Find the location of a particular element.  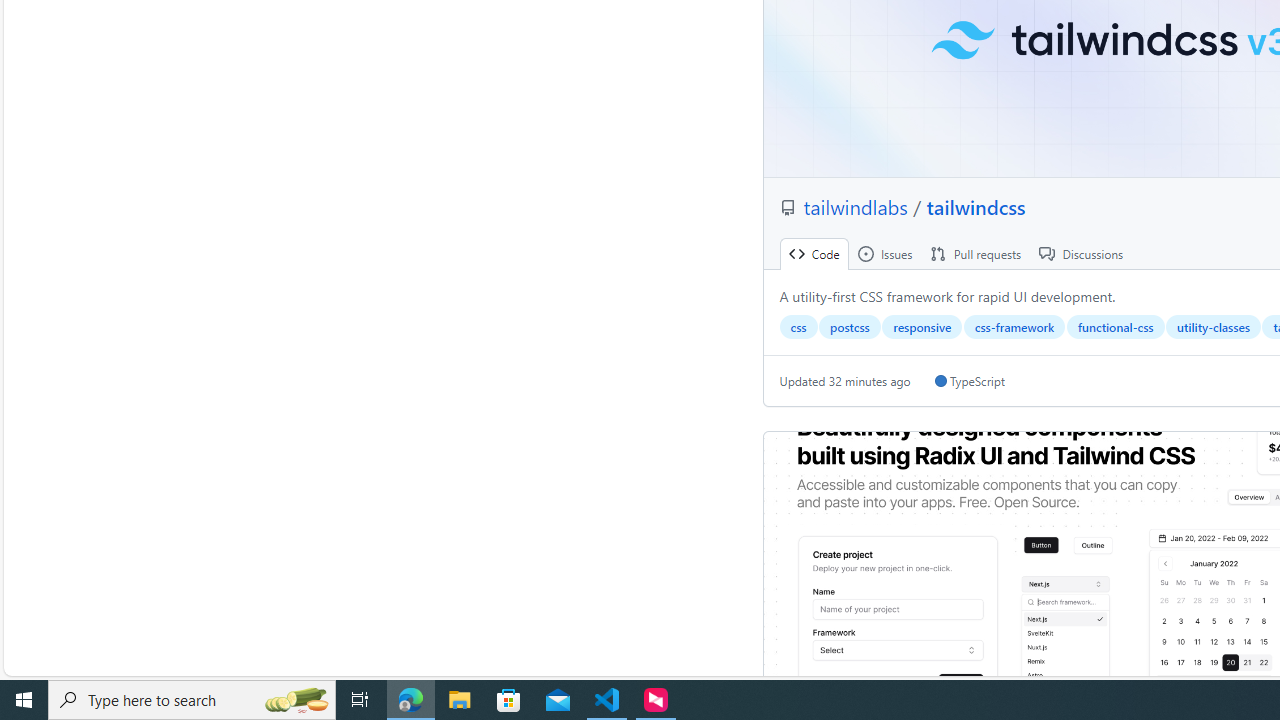

'css-framework' is located at coordinates (1014, 326).